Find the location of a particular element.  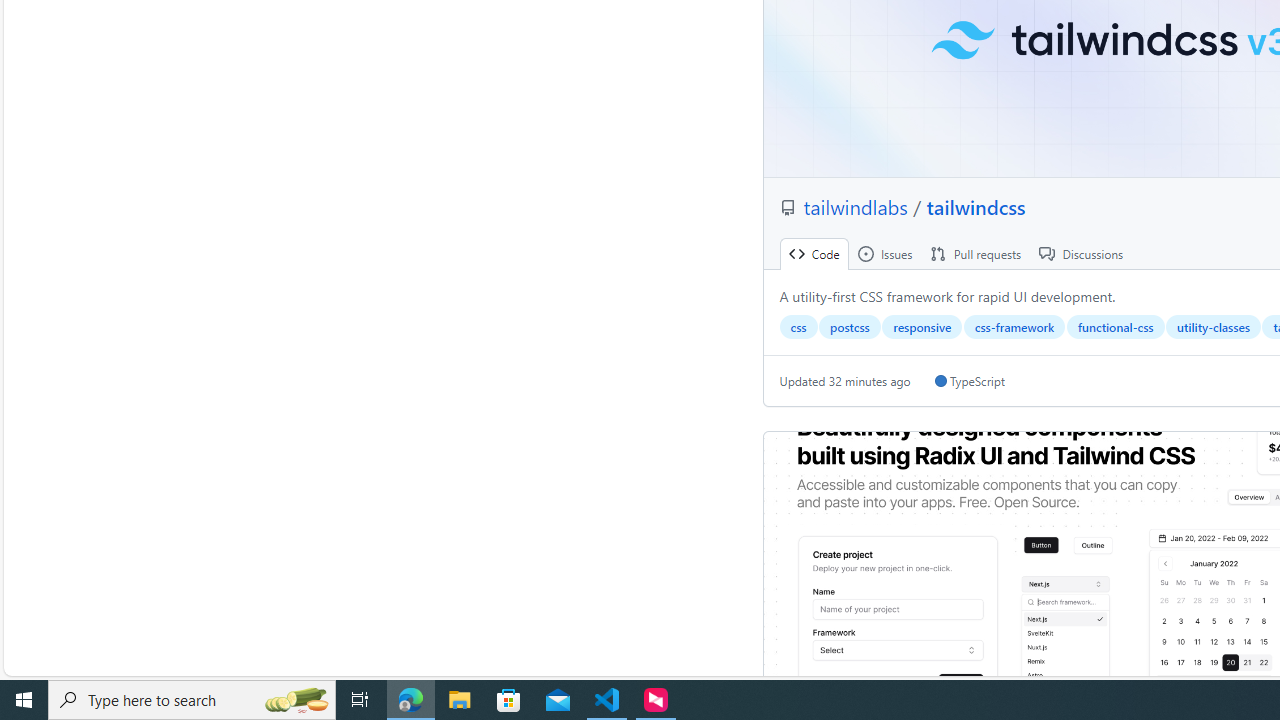

'css-framework' is located at coordinates (1014, 326).